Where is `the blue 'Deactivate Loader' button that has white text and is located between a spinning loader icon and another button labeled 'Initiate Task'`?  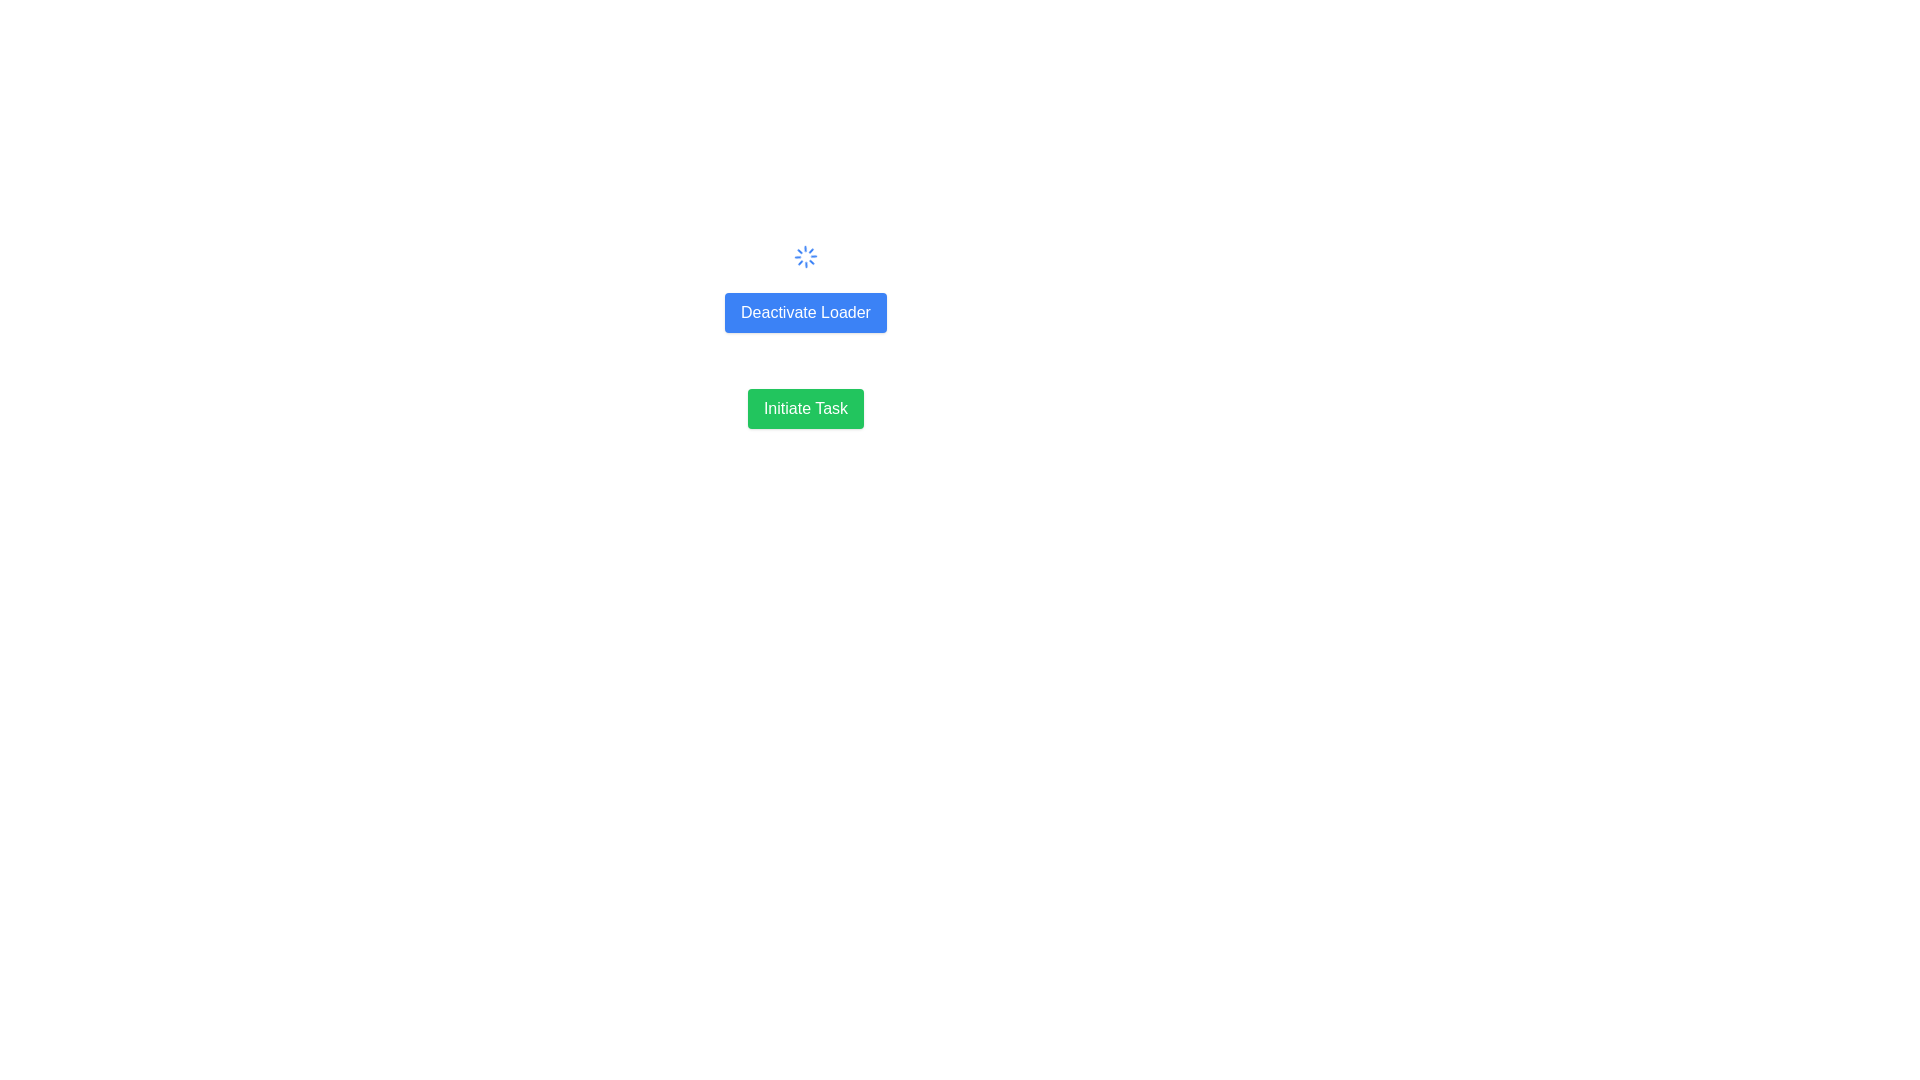
the blue 'Deactivate Loader' button that has white text and is located between a spinning loader icon and another button labeled 'Initiate Task' is located at coordinates (806, 312).